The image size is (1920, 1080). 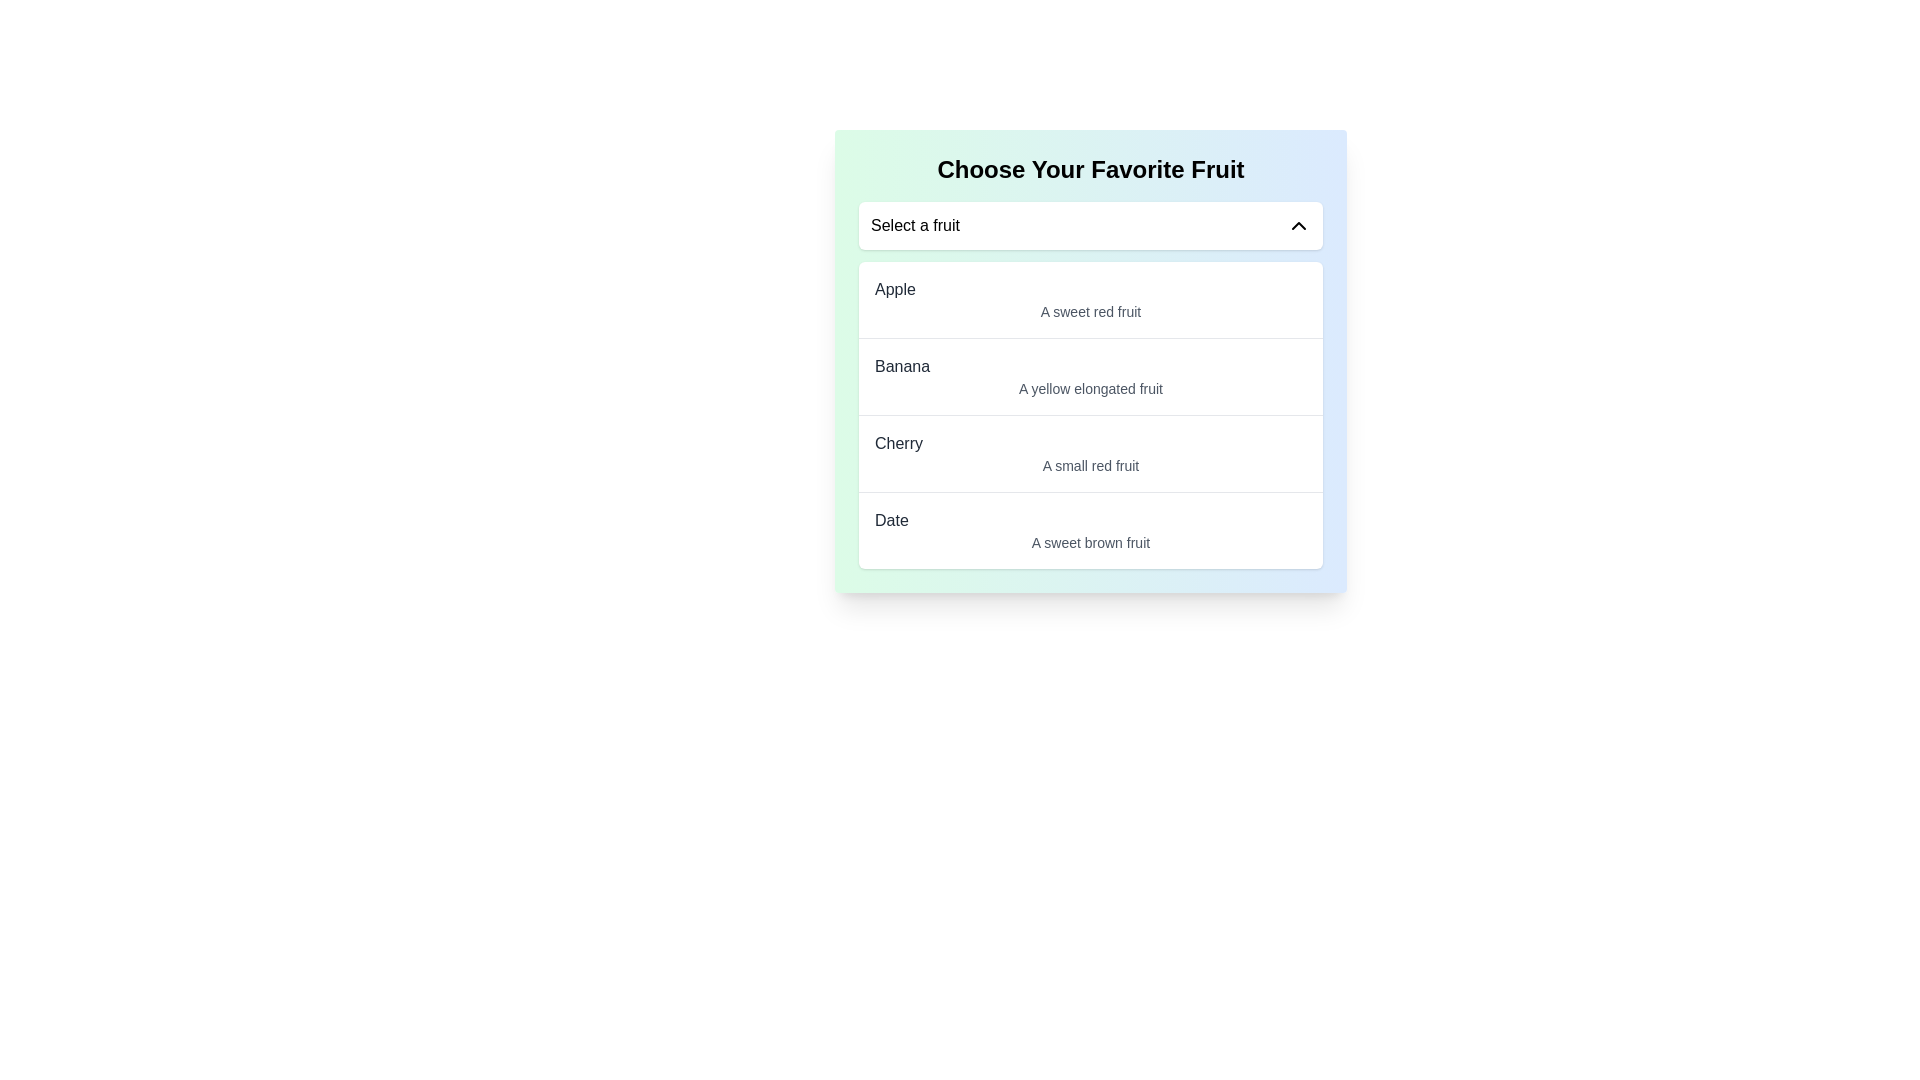 What do you see at coordinates (1089, 543) in the screenshot?
I see `description text label that states 'A sweet brown fruit', which is located below the 'Date' option in the dropdown menu` at bounding box center [1089, 543].